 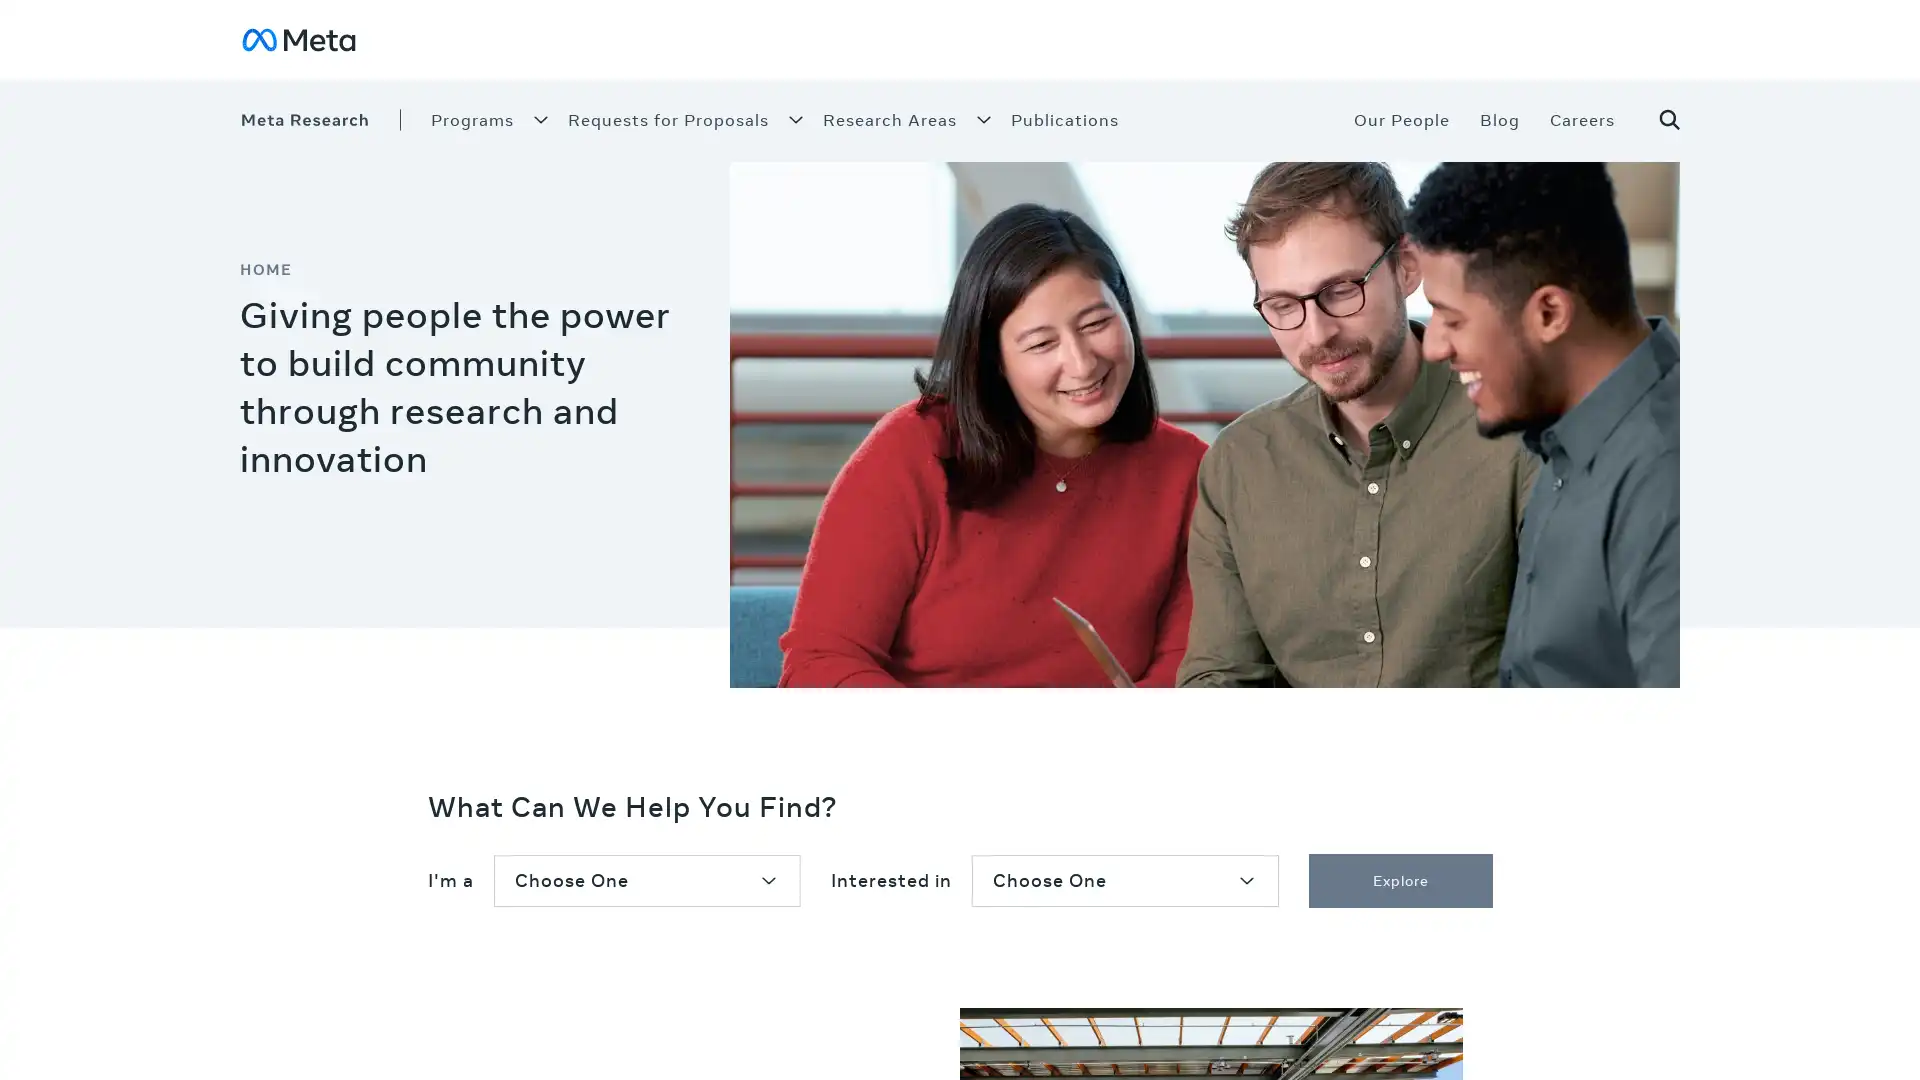 I want to click on Explore, so click(x=1399, y=879).